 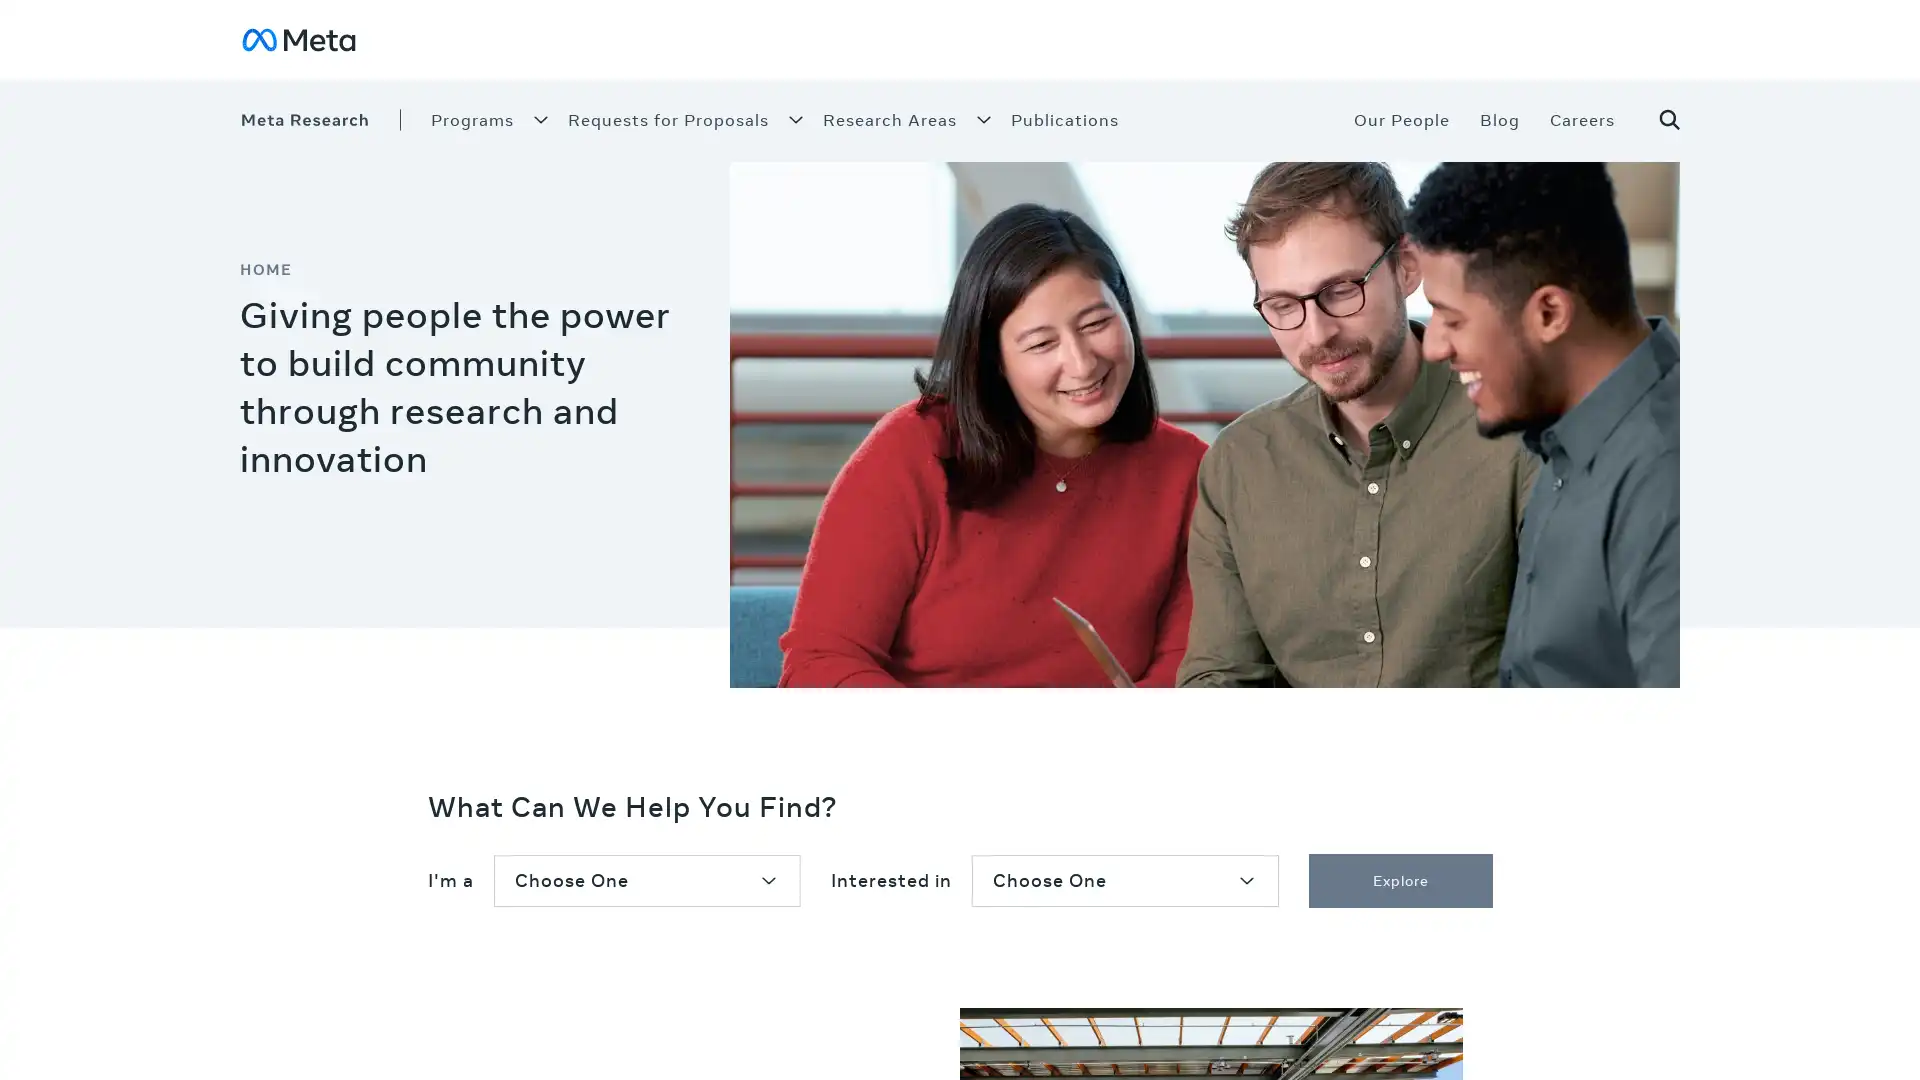 I want to click on Explore, so click(x=1399, y=879).